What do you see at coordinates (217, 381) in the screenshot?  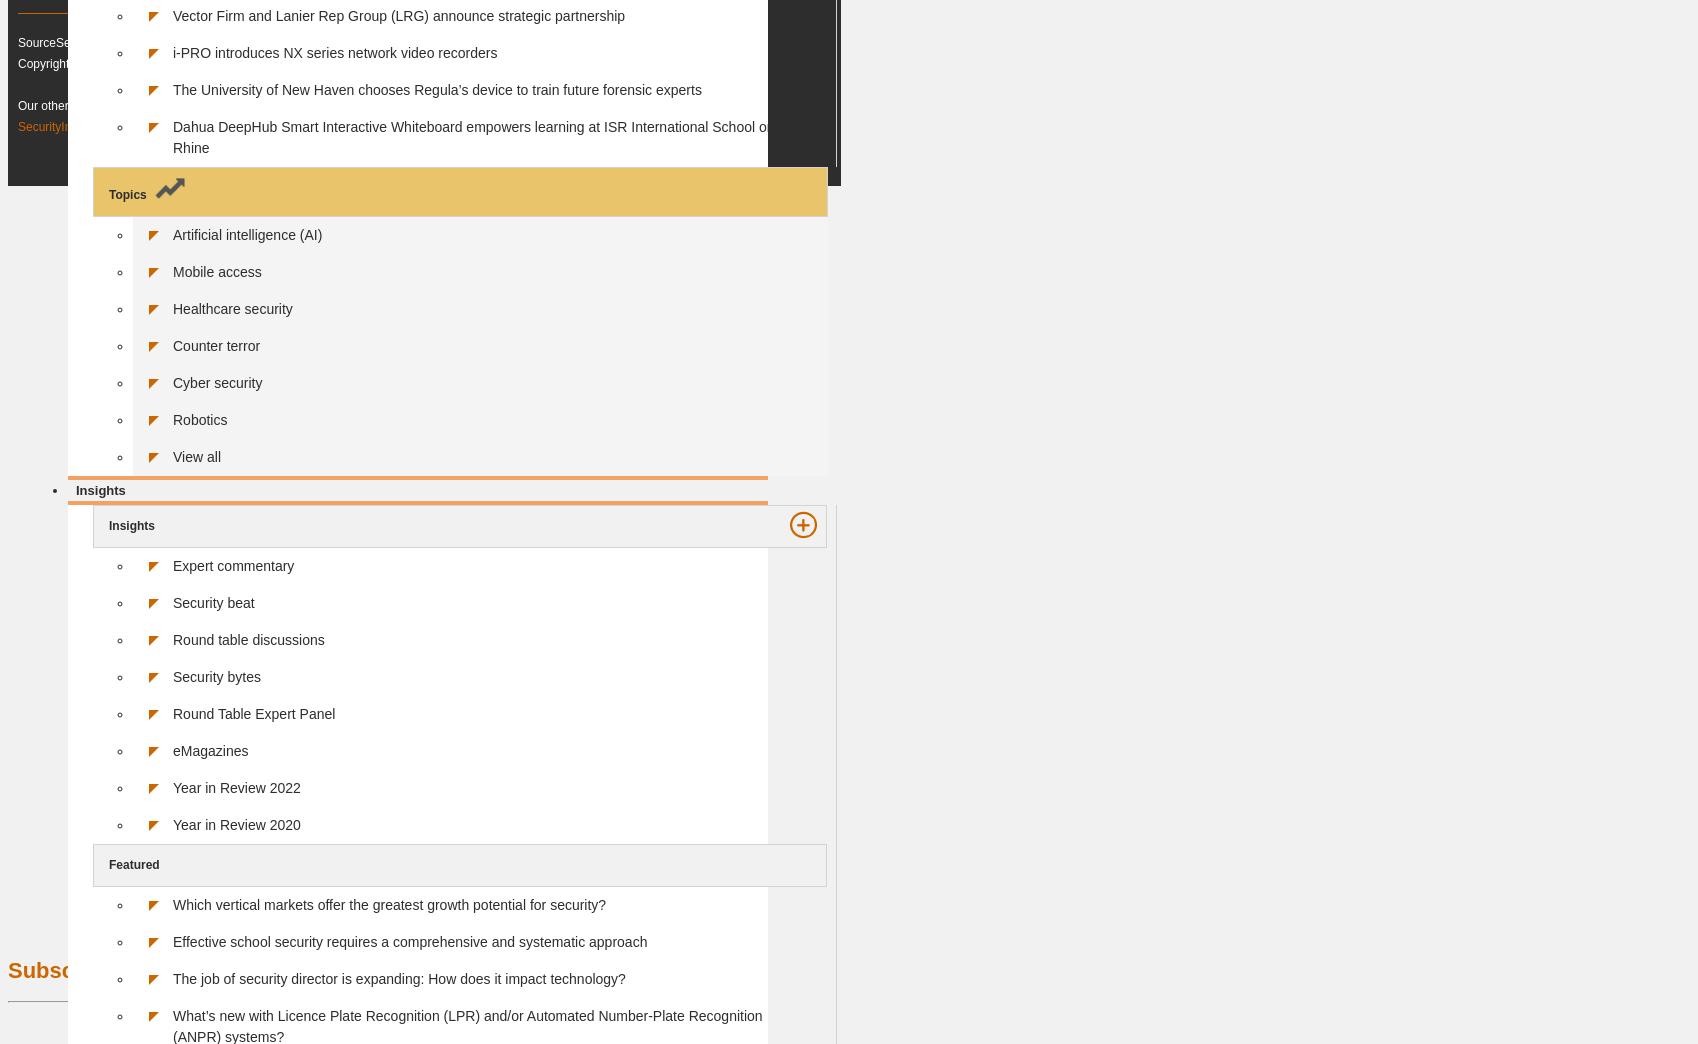 I see `'Cyber security'` at bounding box center [217, 381].